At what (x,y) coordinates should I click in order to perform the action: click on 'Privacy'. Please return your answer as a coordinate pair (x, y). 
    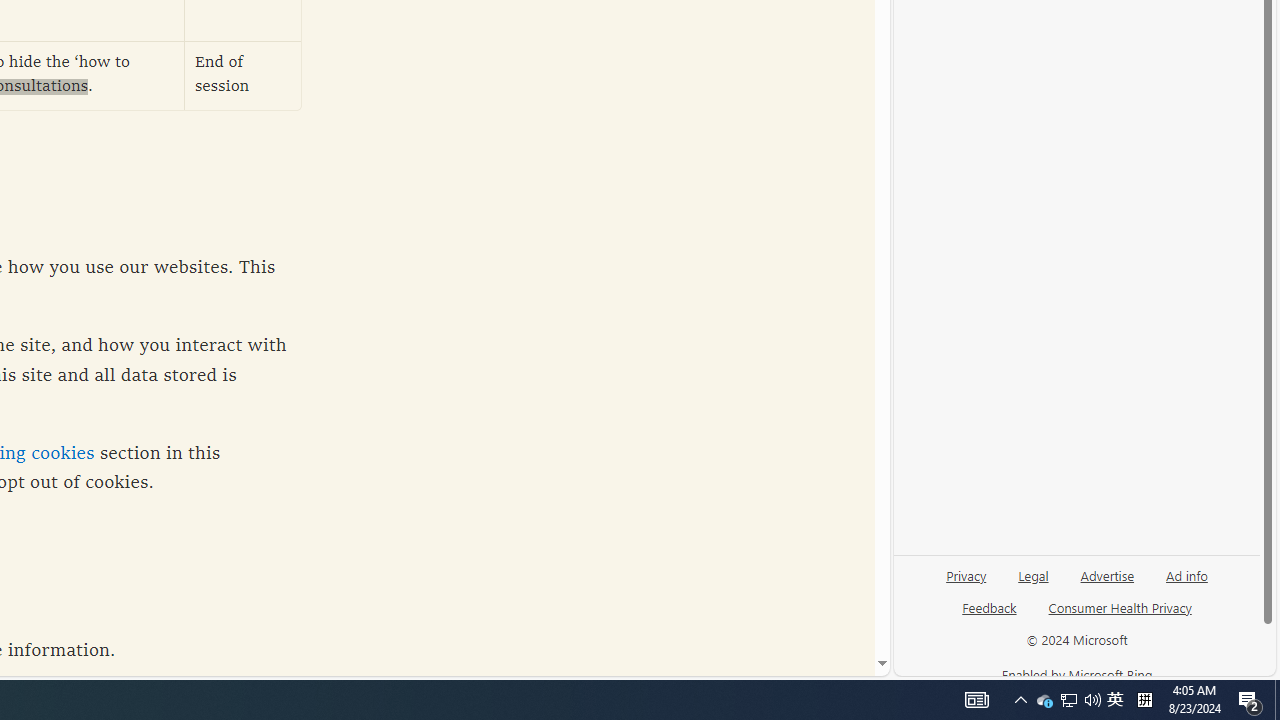
    Looking at the image, I should click on (966, 574).